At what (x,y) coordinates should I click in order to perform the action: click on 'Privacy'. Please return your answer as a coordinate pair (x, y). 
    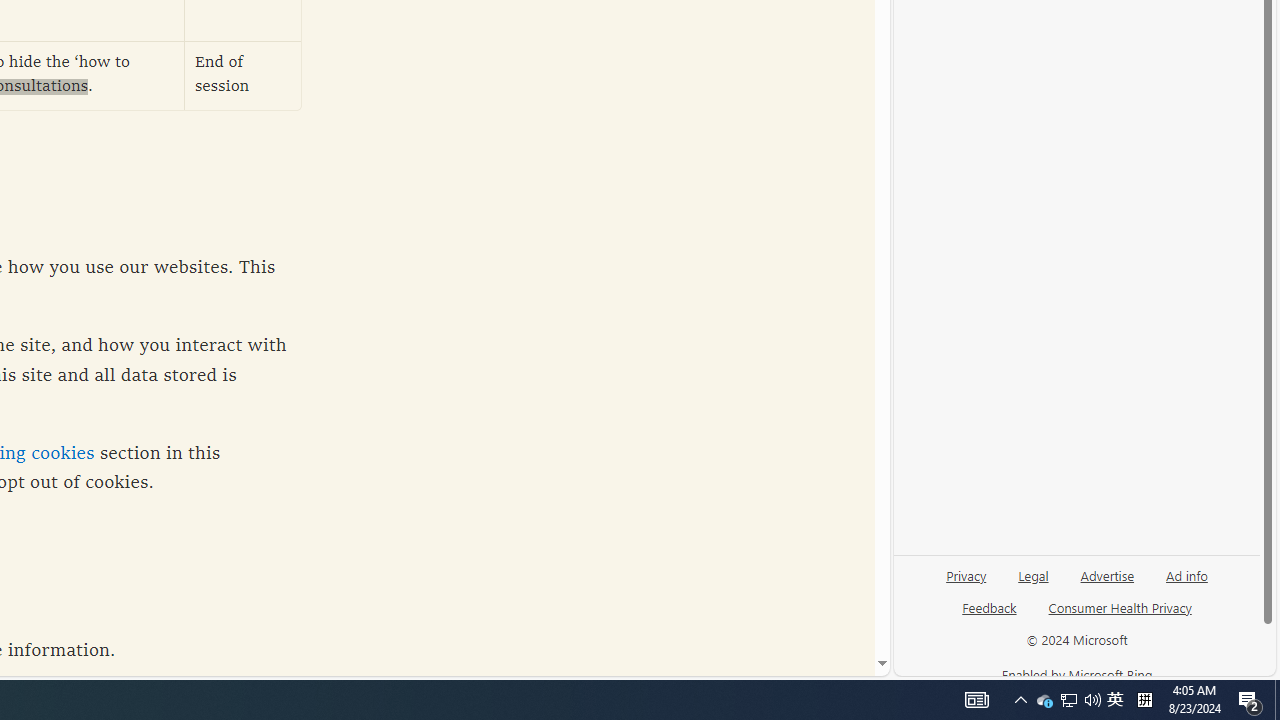
    Looking at the image, I should click on (966, 574).